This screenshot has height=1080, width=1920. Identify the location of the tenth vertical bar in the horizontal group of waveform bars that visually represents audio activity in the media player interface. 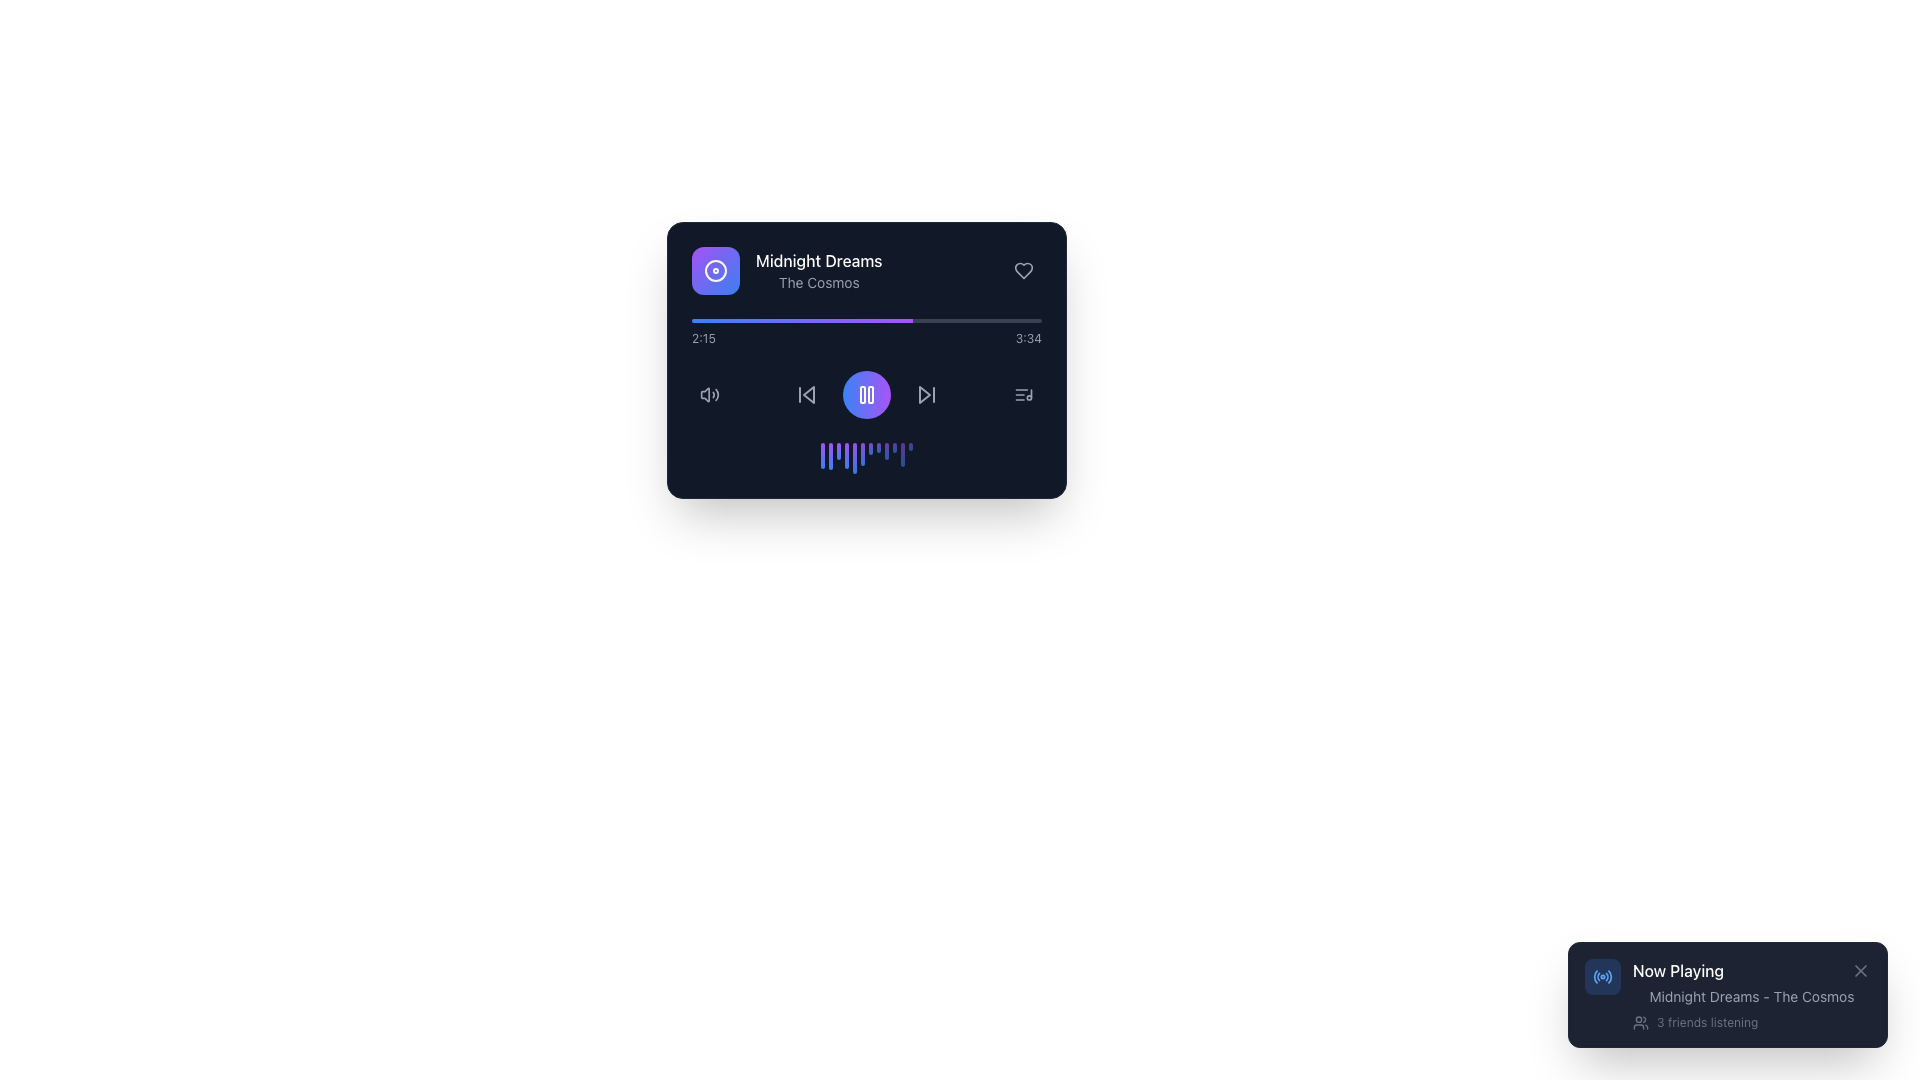
(893, 446).